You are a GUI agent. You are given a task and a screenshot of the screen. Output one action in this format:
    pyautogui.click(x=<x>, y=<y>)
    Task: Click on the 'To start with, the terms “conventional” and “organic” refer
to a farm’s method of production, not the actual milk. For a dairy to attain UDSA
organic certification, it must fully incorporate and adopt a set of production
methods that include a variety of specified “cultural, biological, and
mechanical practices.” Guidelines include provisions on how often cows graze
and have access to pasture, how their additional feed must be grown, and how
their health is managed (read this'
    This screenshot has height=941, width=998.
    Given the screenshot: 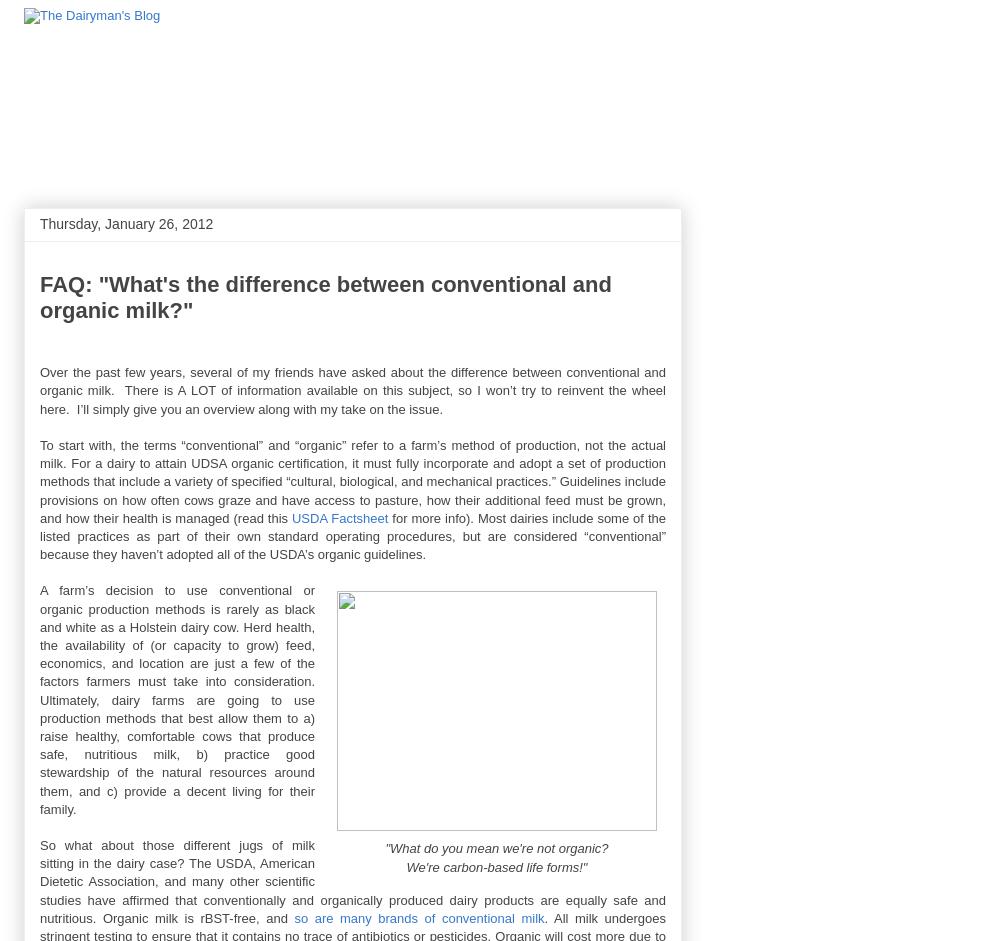 What is the action you would take?
    pyautogui.click(x=351, y=480)
    